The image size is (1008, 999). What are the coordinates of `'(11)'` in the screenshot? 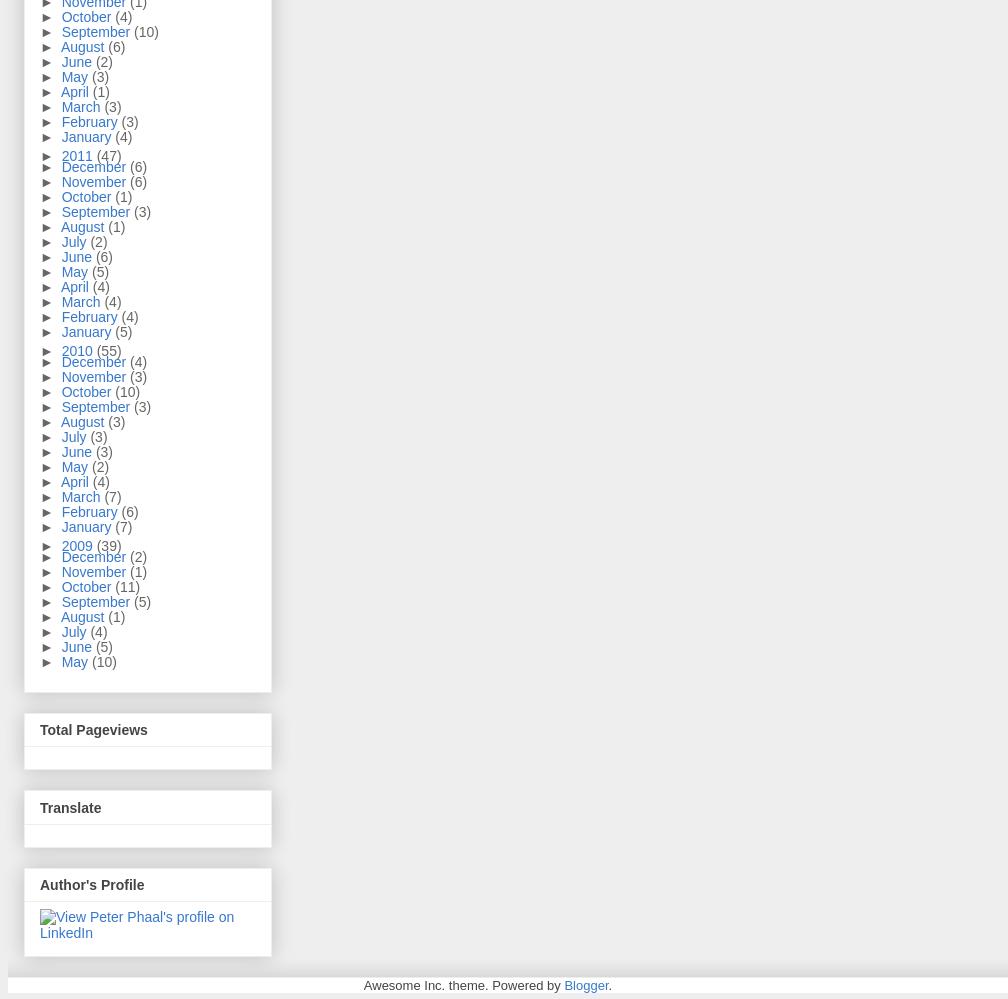 It's located at (127, 587).